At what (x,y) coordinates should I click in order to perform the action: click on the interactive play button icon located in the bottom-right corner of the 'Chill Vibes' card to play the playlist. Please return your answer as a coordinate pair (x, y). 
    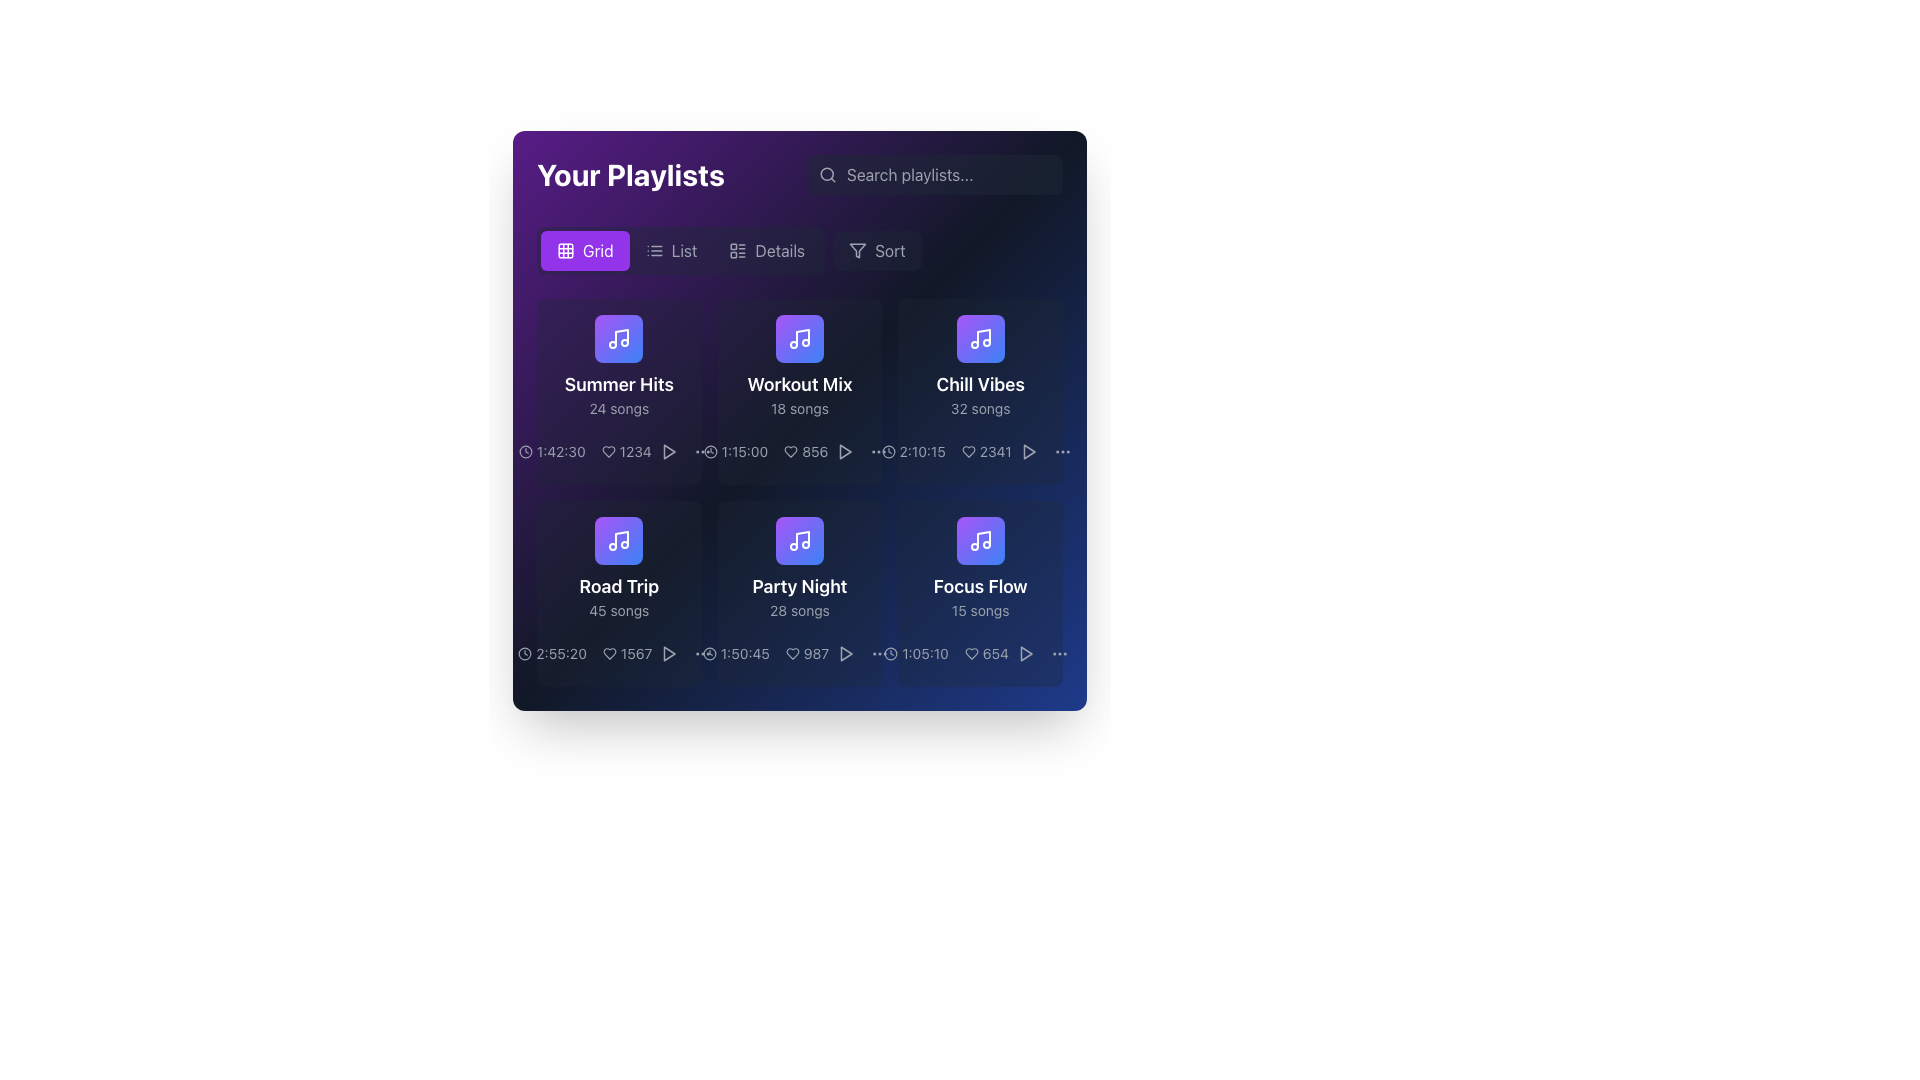
    Looking at the image, I should click on (1028, 451).